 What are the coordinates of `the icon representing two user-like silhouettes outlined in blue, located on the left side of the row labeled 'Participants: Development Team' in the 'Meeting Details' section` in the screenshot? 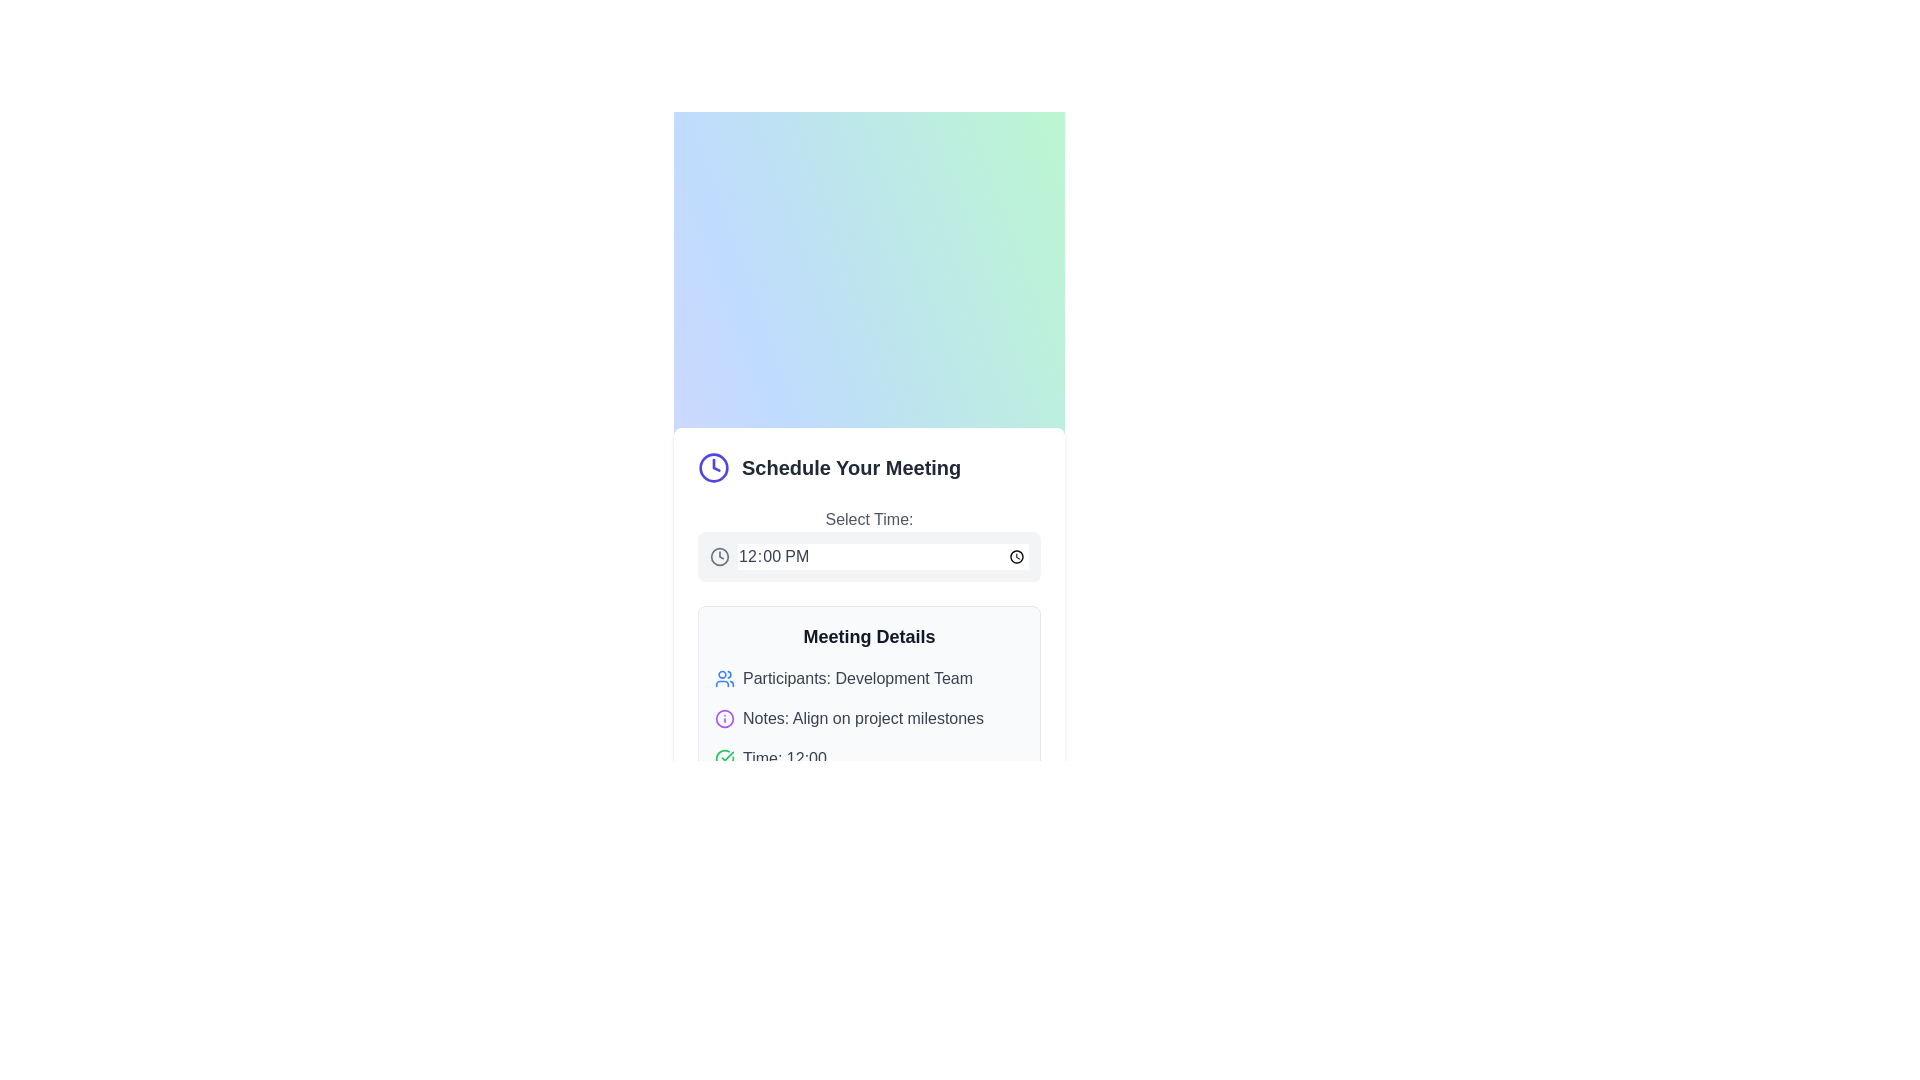 It's located at (723, 677).